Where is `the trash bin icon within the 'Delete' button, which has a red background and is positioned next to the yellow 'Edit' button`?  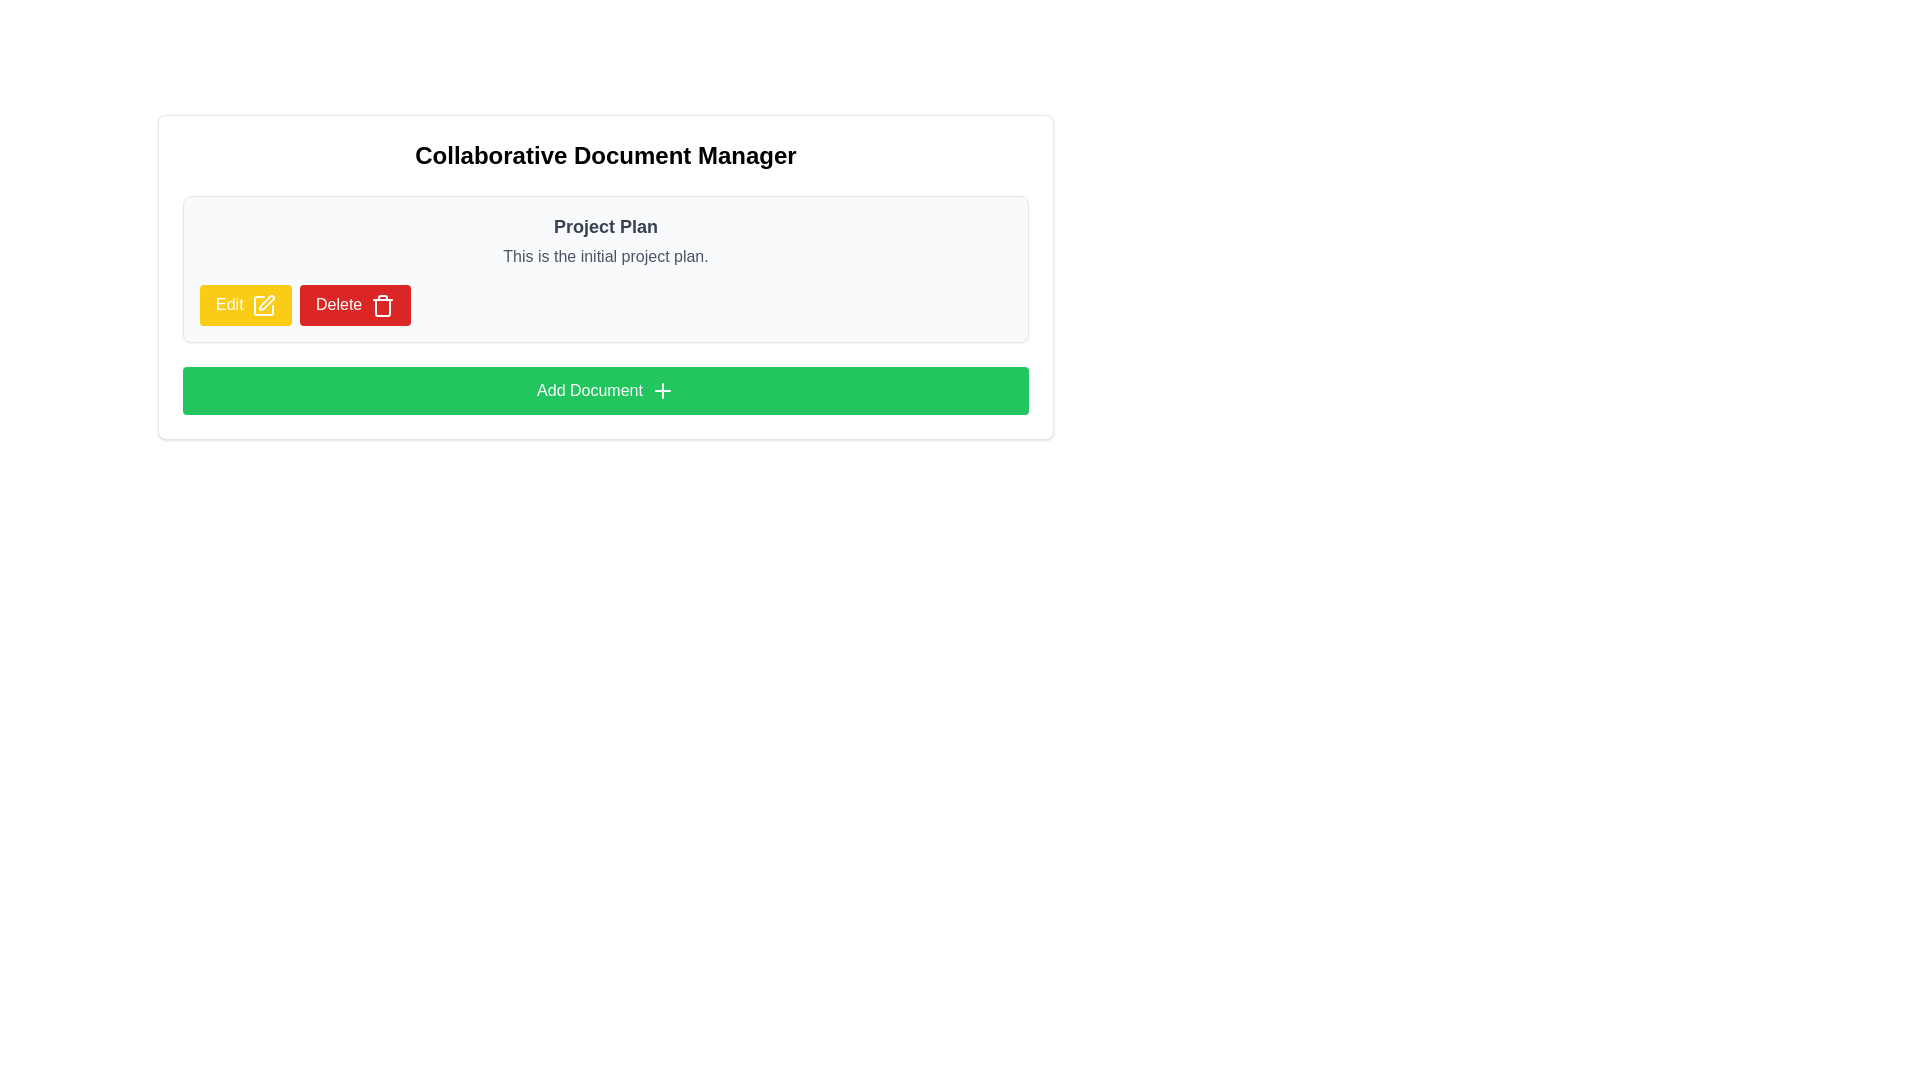
the trash bin icon within the 'Delete' button, which has a red background and is positioned next to the yellow 'Edit' button is located at coordinates (382, 305).